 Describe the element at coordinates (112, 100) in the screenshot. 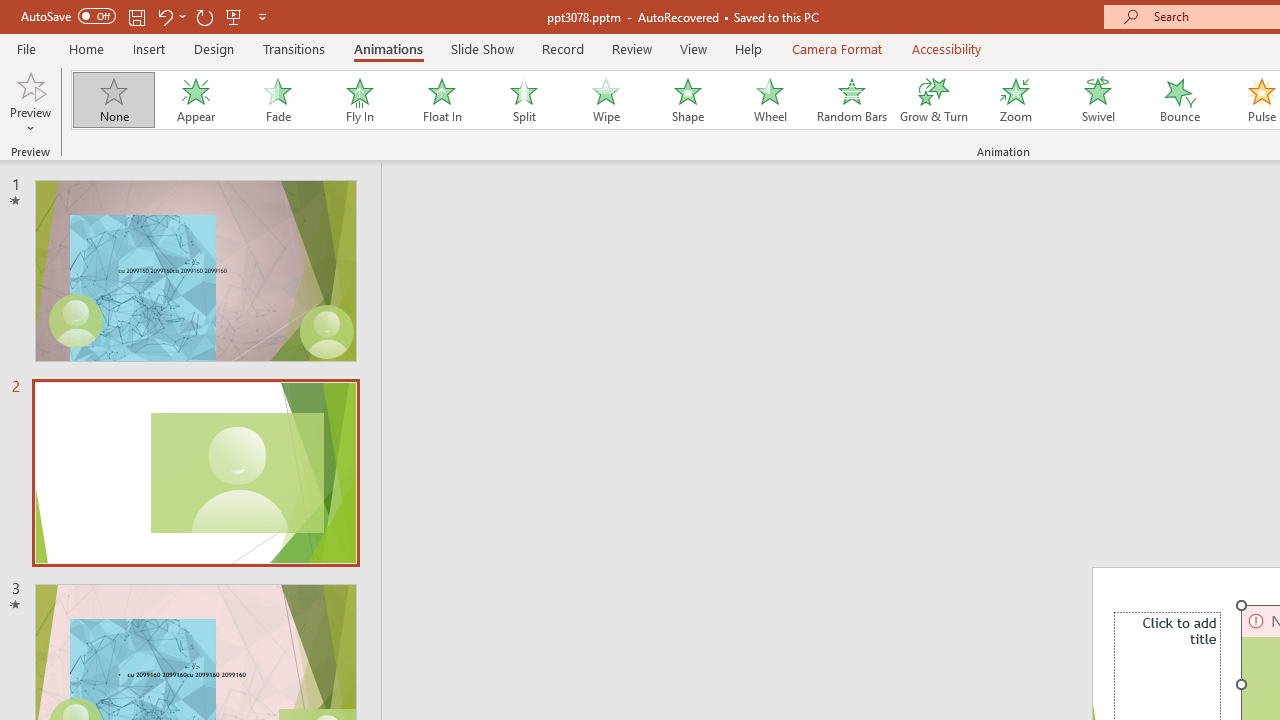

I see `'None'` at that location.